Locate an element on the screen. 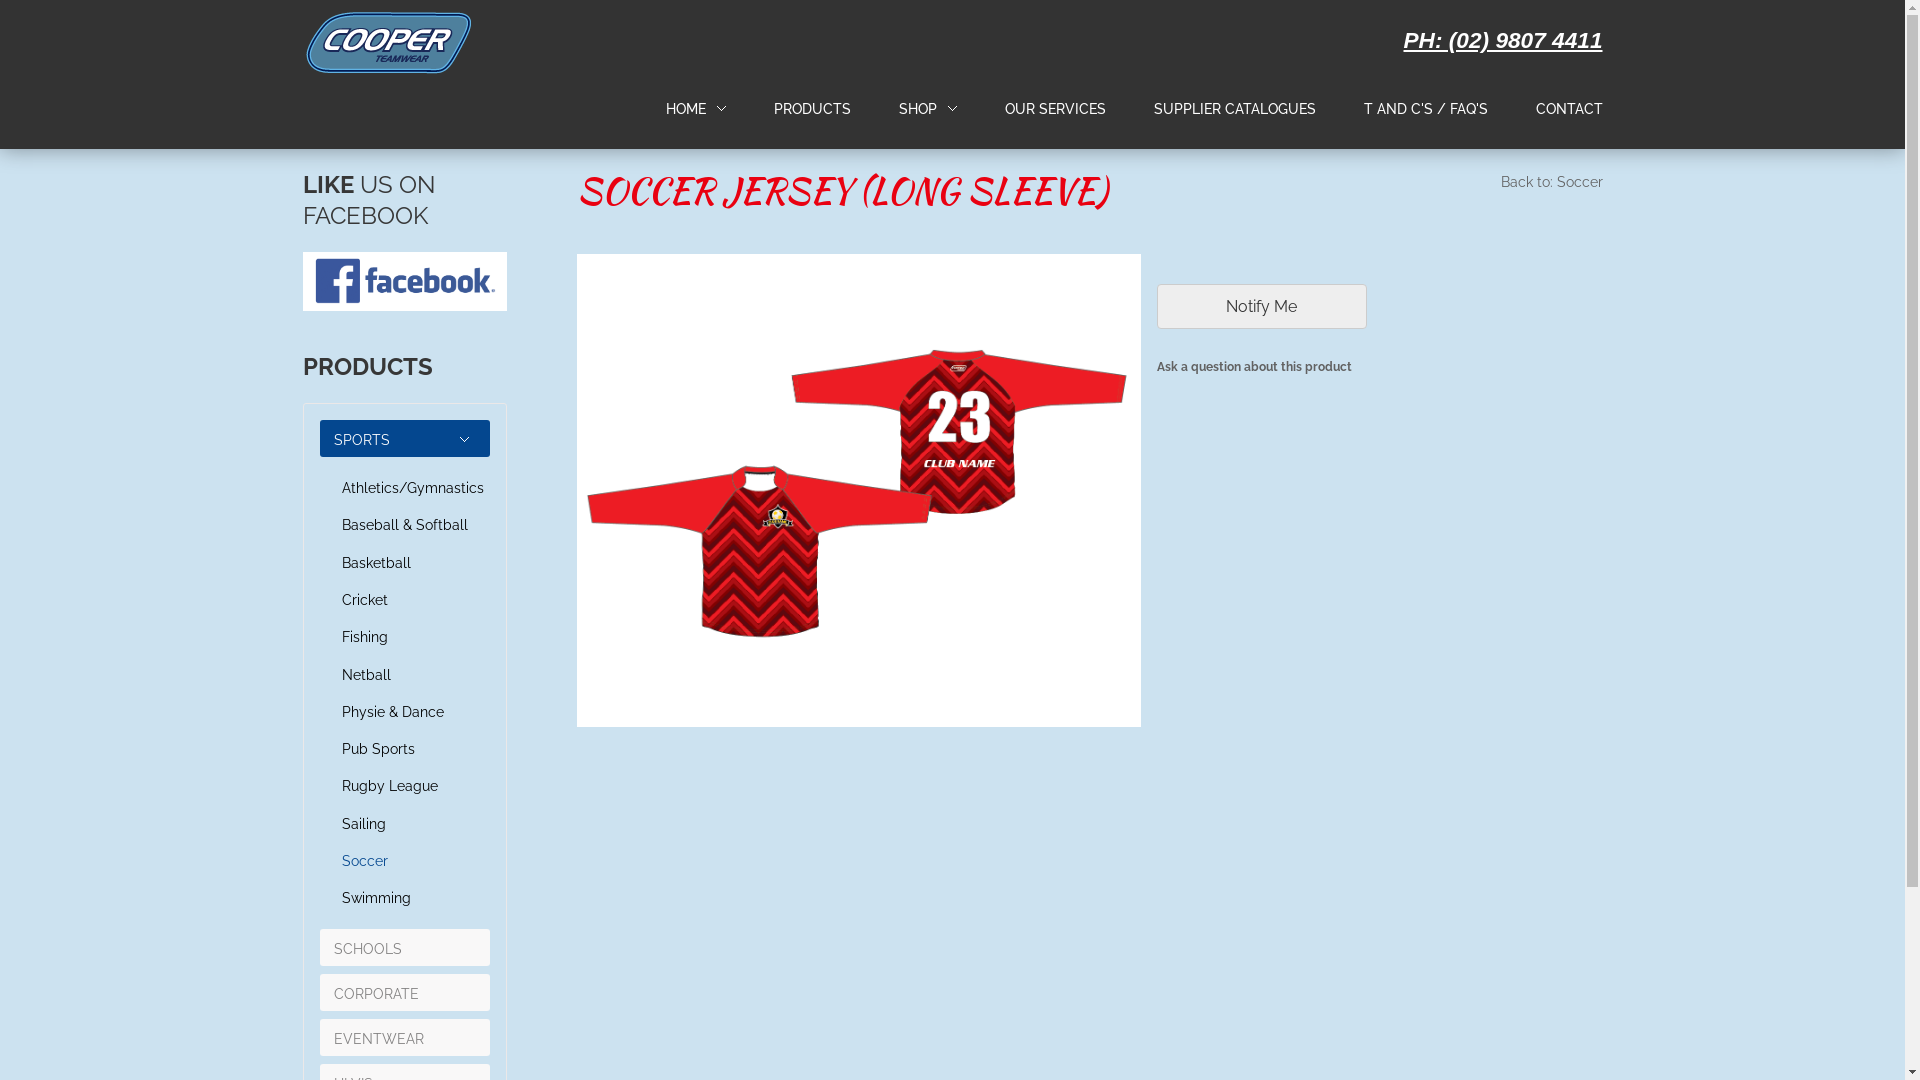 The image size is (1920, 1080). 'Notify Me' is located at coordinates (1261, 306).